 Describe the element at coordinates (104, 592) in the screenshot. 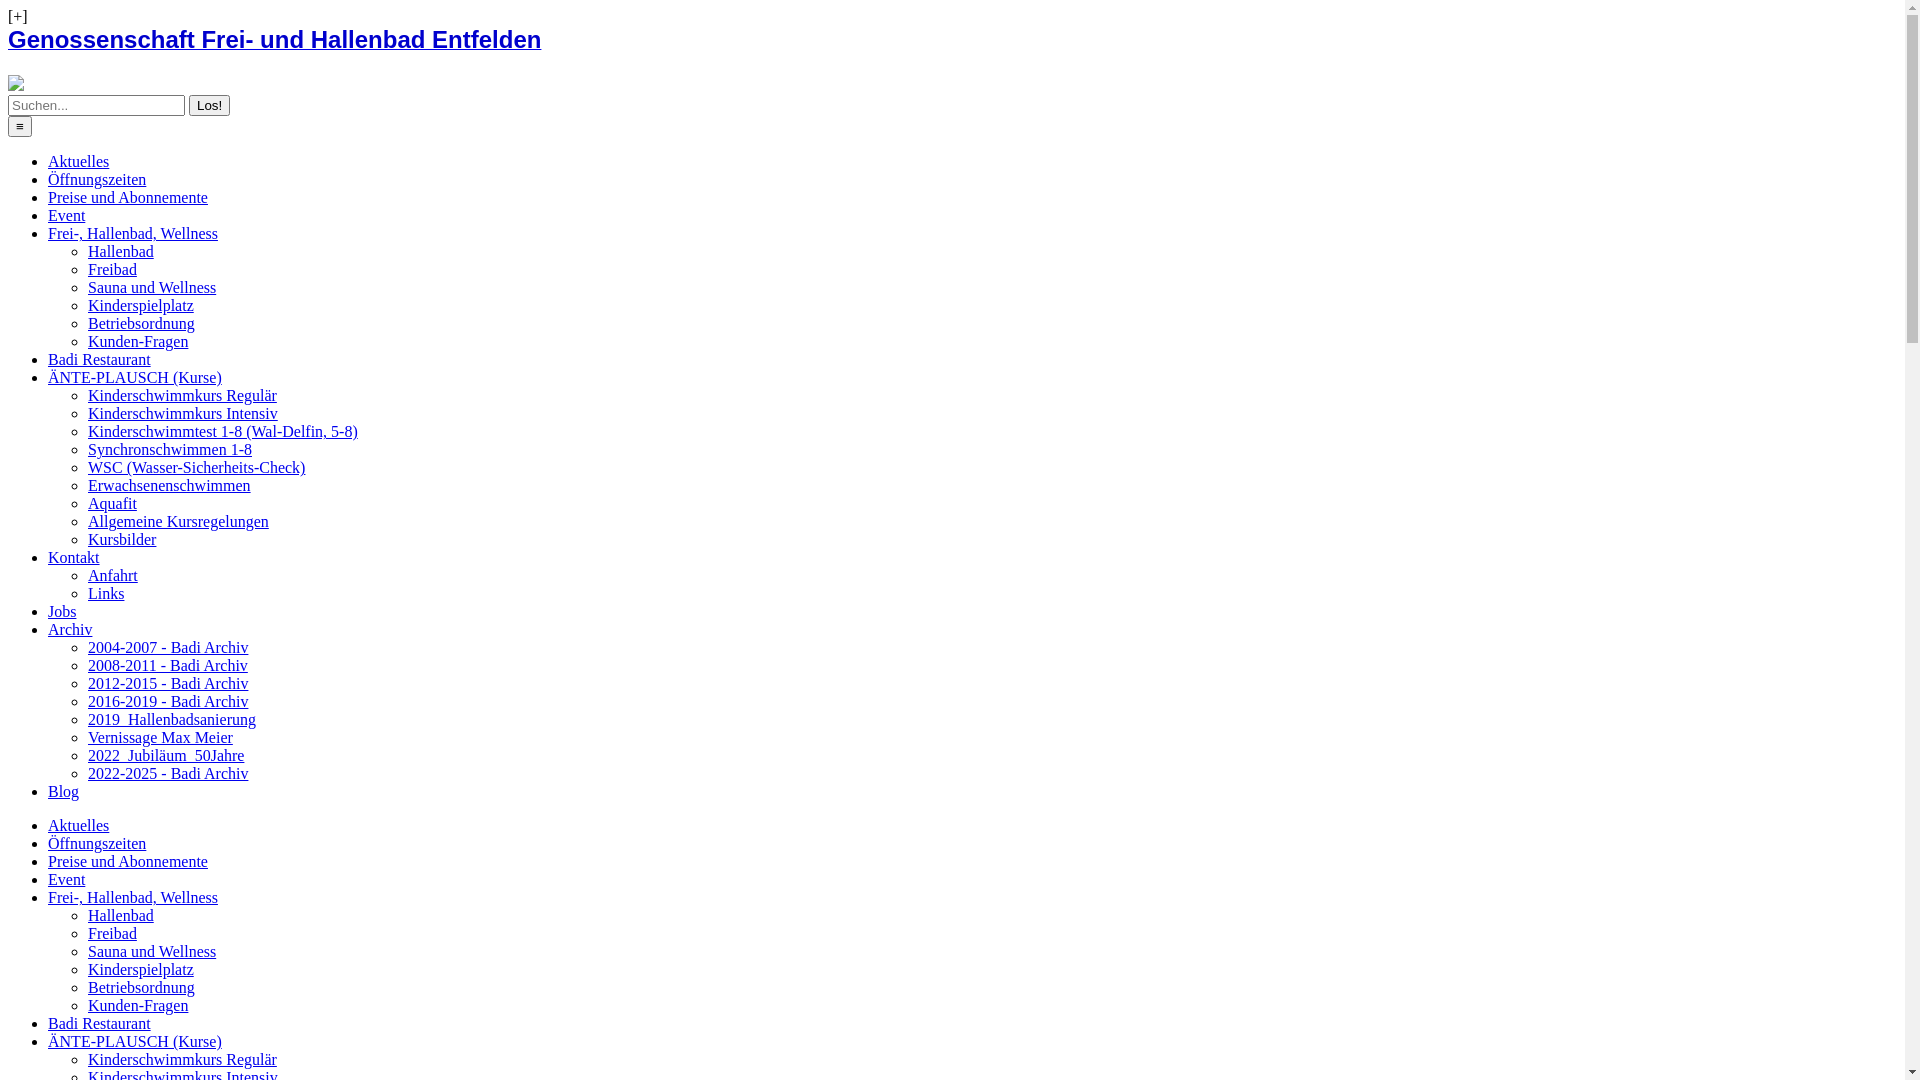

I see `'Links'` at that location.